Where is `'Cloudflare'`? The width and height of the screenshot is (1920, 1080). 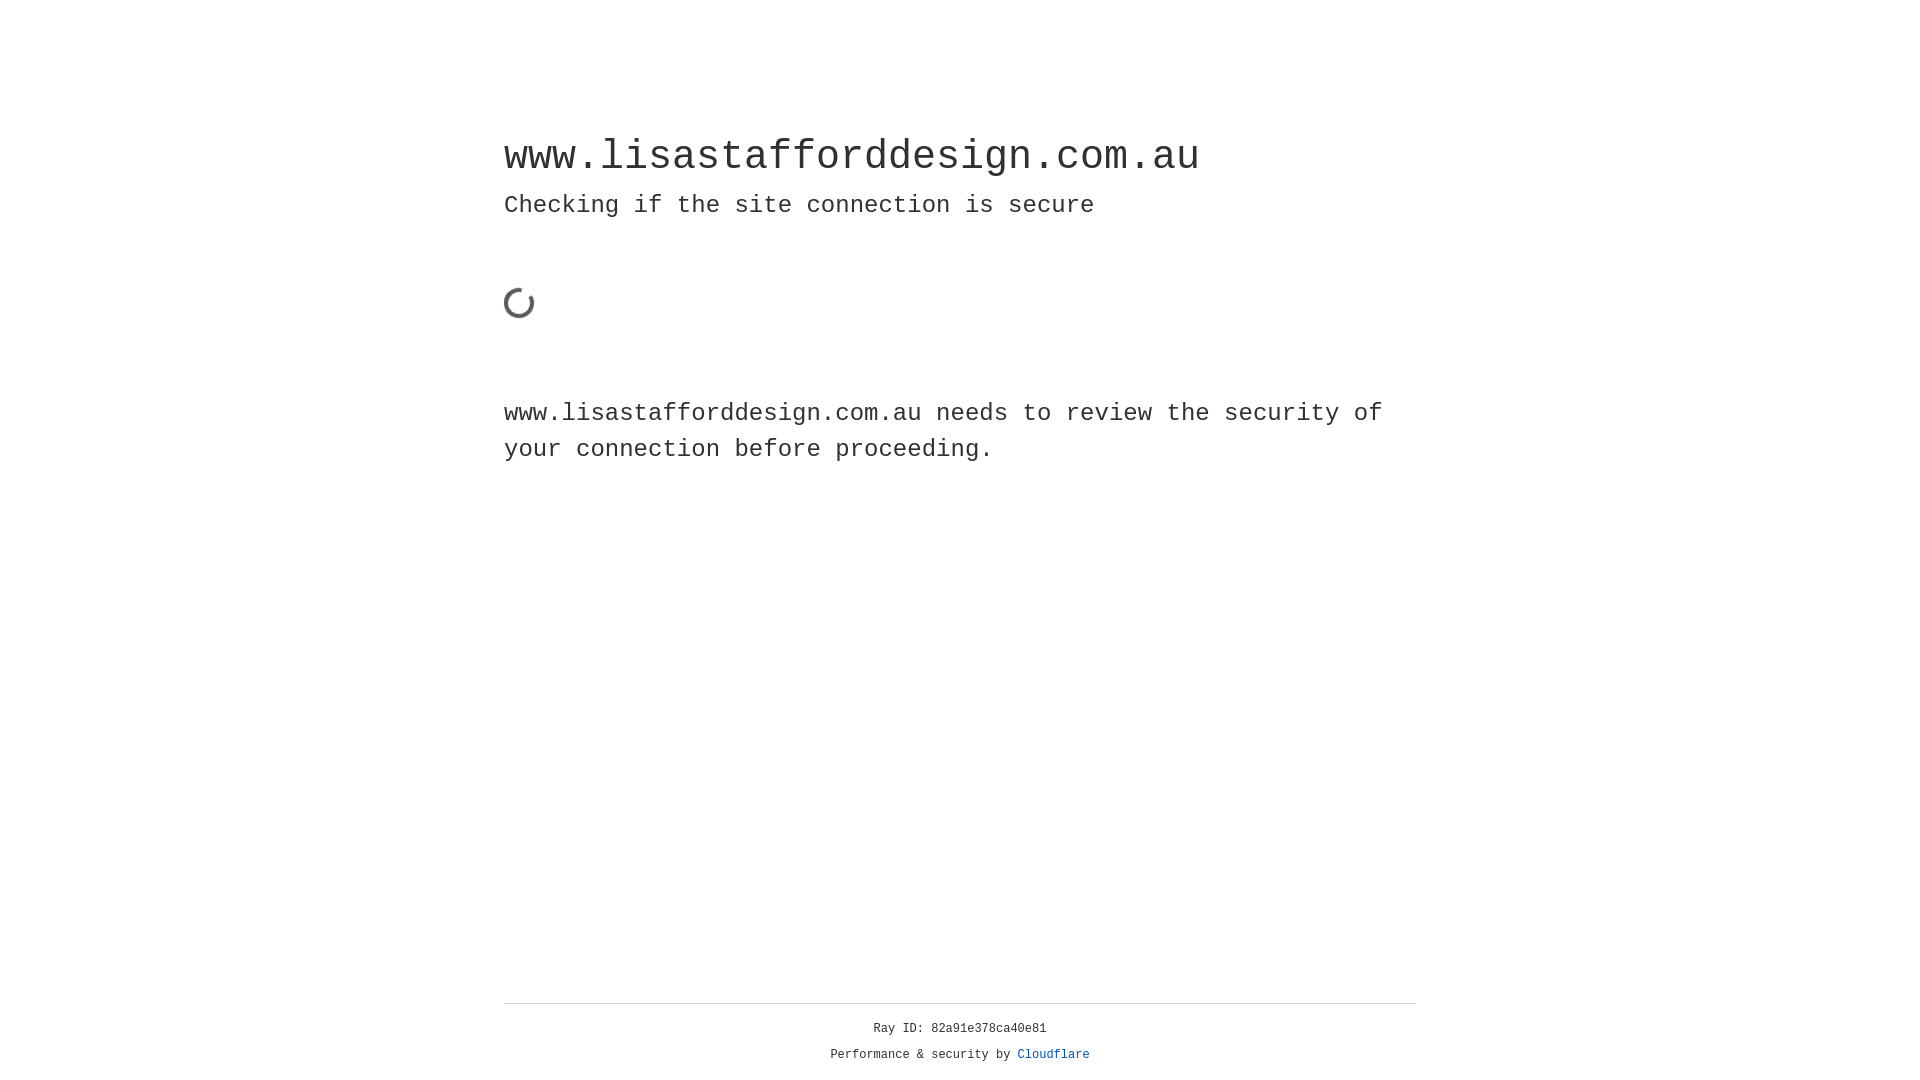 'Cloudflare' is located at coordinates (1017, 1054).